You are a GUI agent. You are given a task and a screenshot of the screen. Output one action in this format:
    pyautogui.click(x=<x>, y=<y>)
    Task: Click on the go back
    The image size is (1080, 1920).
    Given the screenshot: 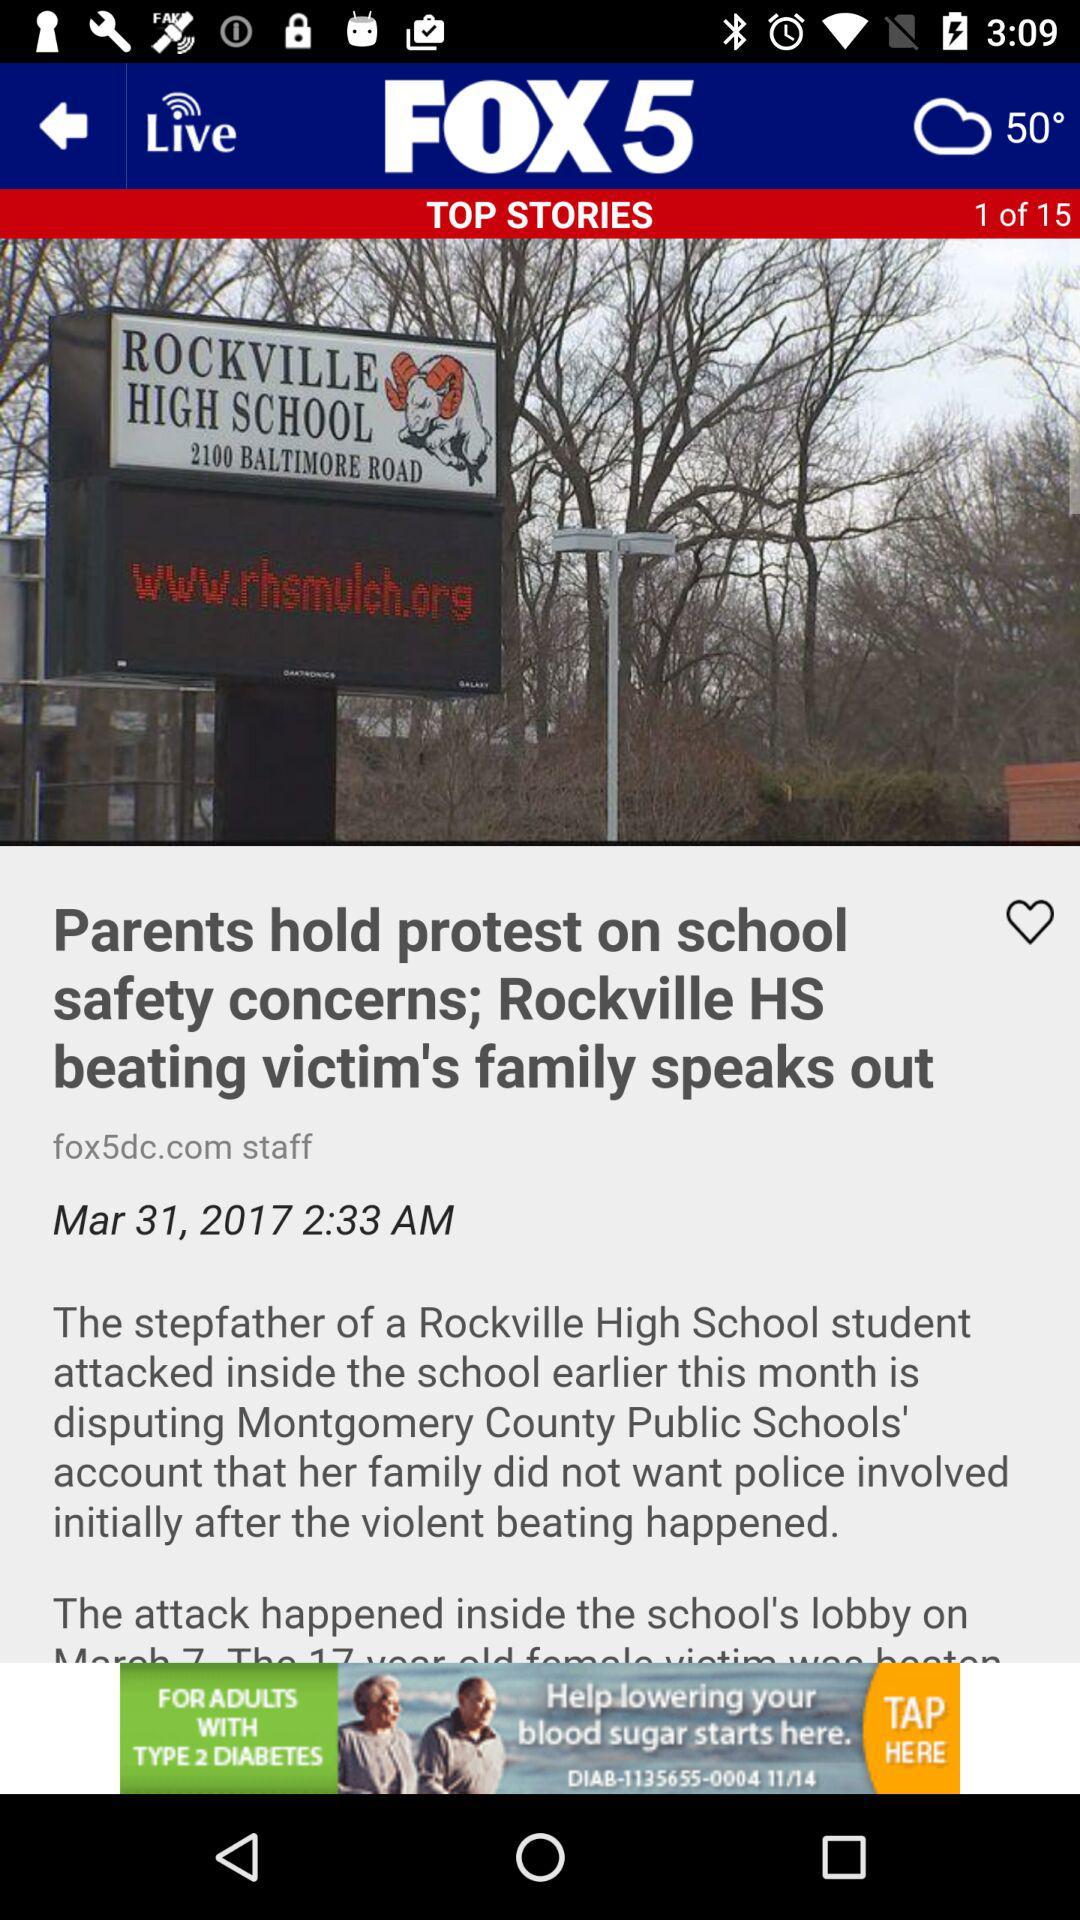 What is the action you would take?
    pyautogui.click(x=61, y=124)
    